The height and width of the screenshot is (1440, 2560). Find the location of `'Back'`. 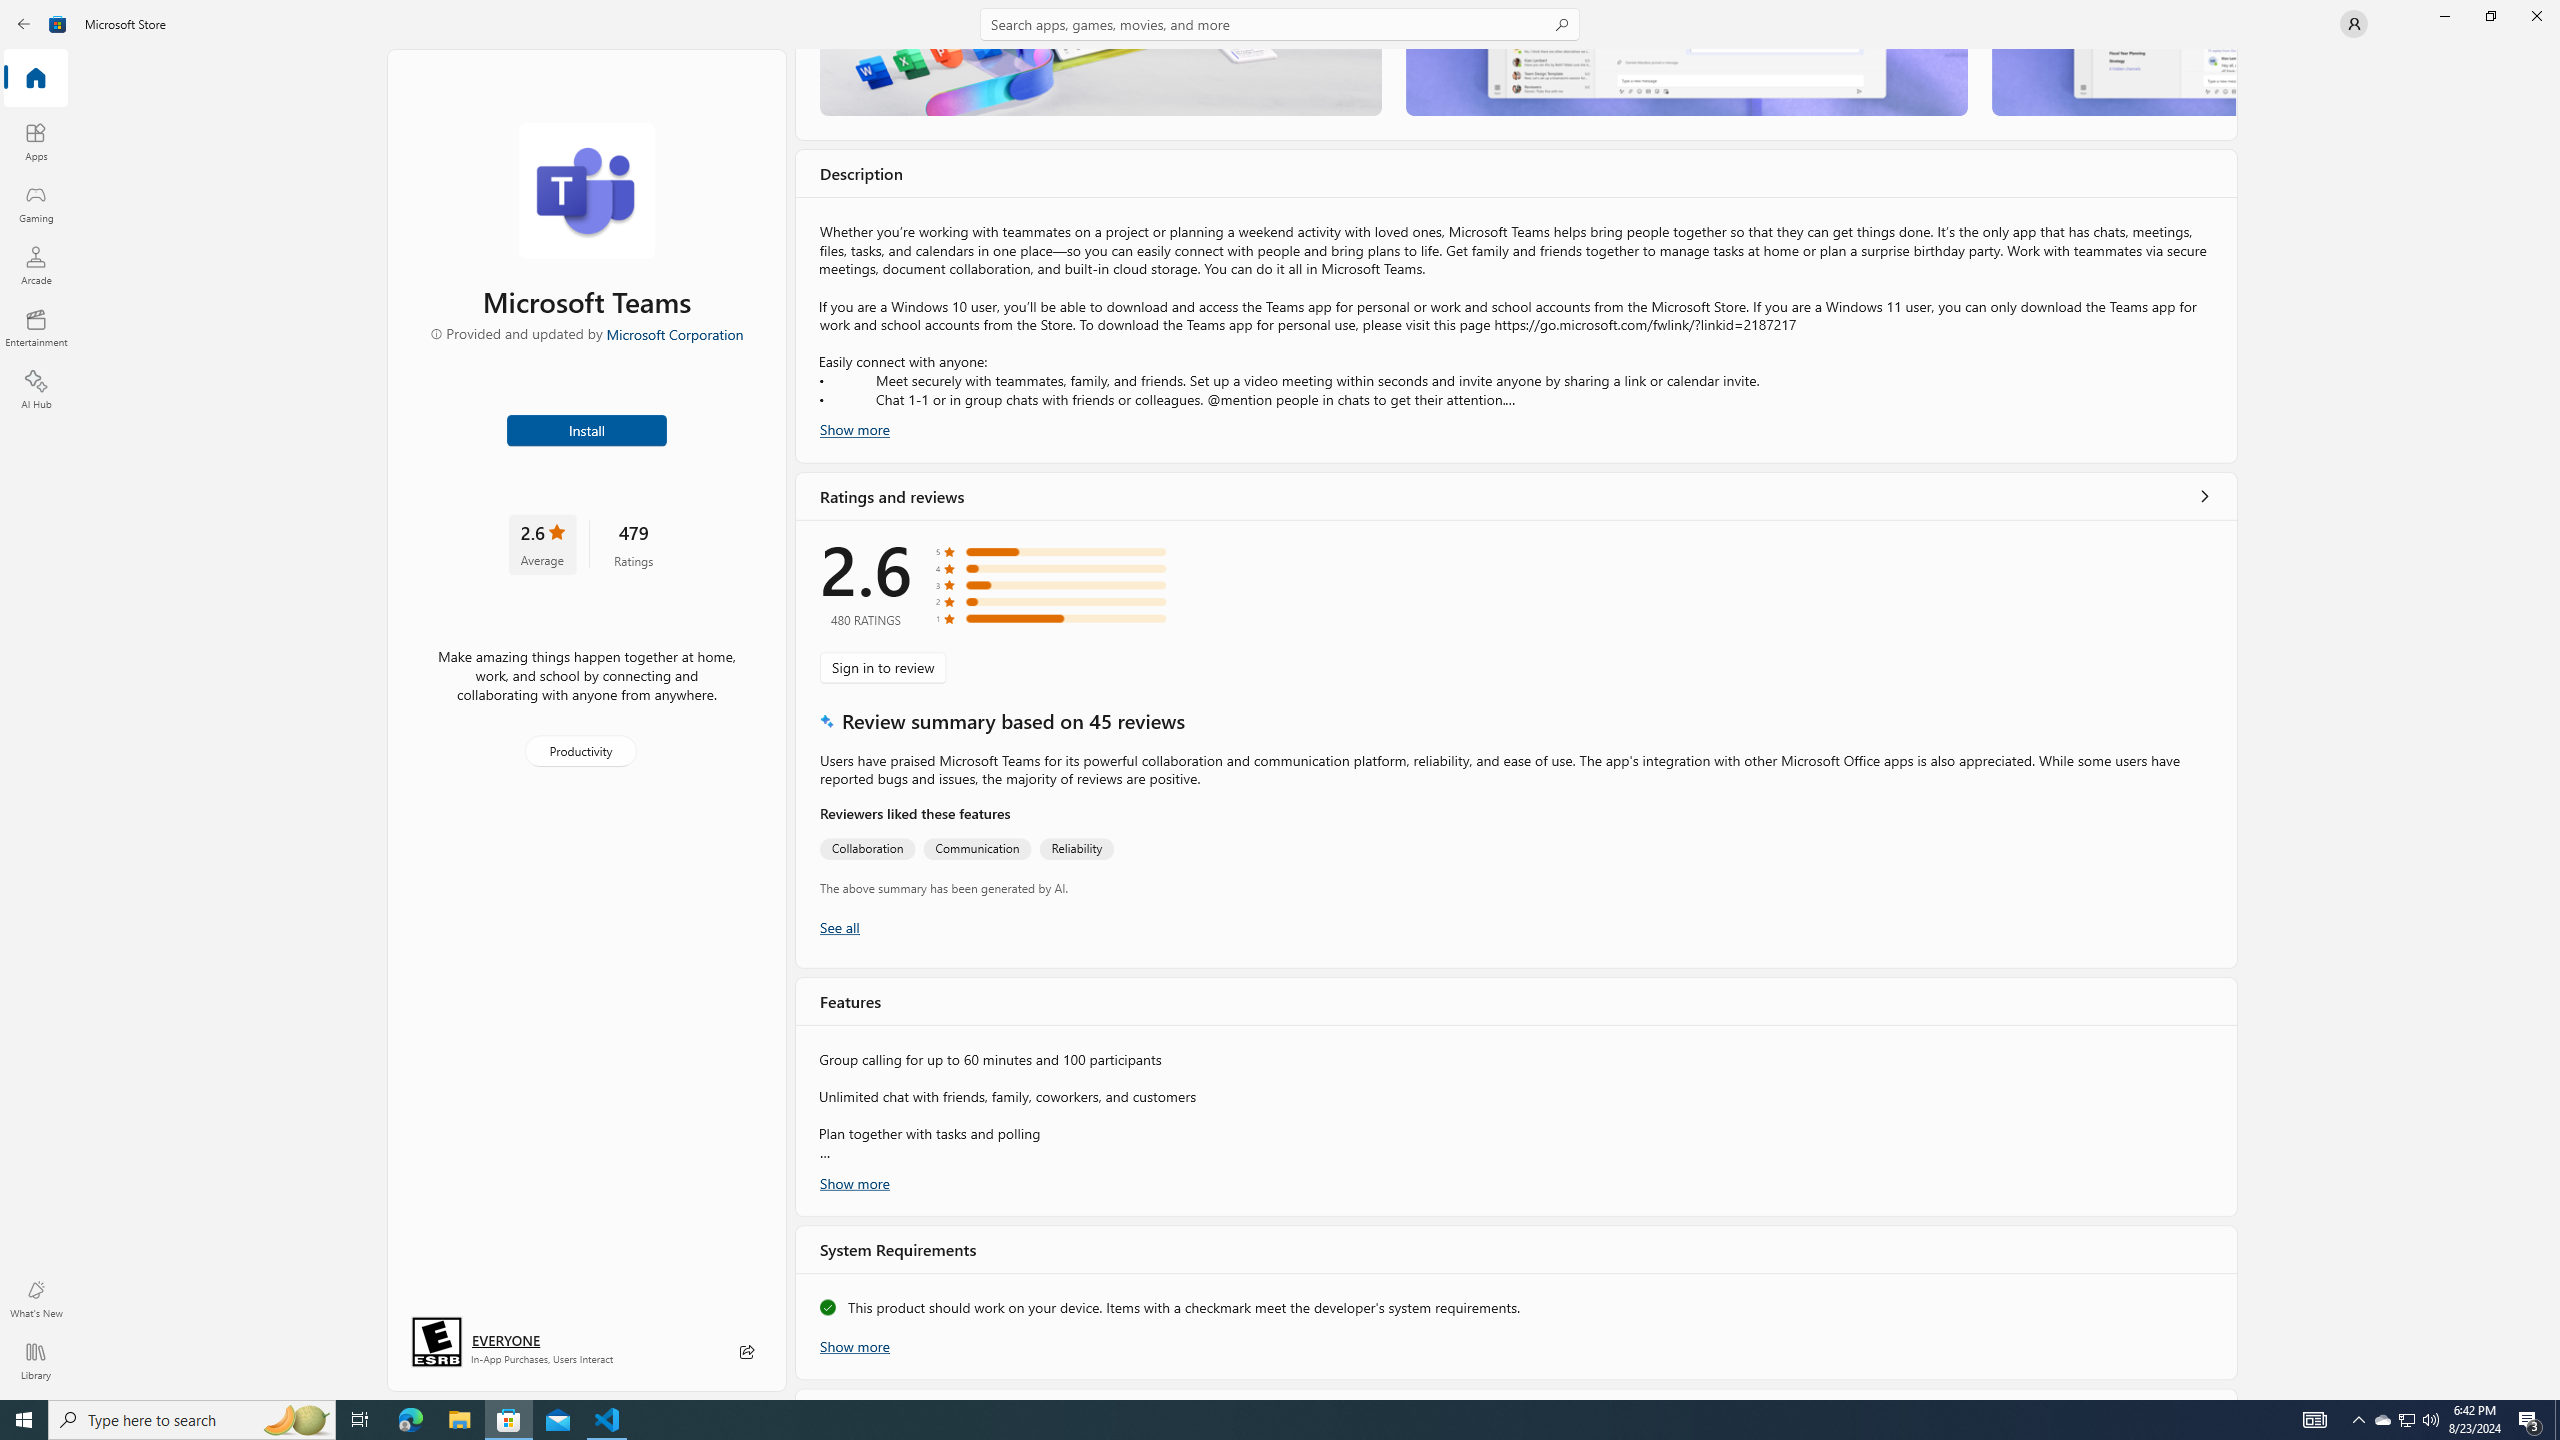

'Back' is located at coordinates (24, 22).